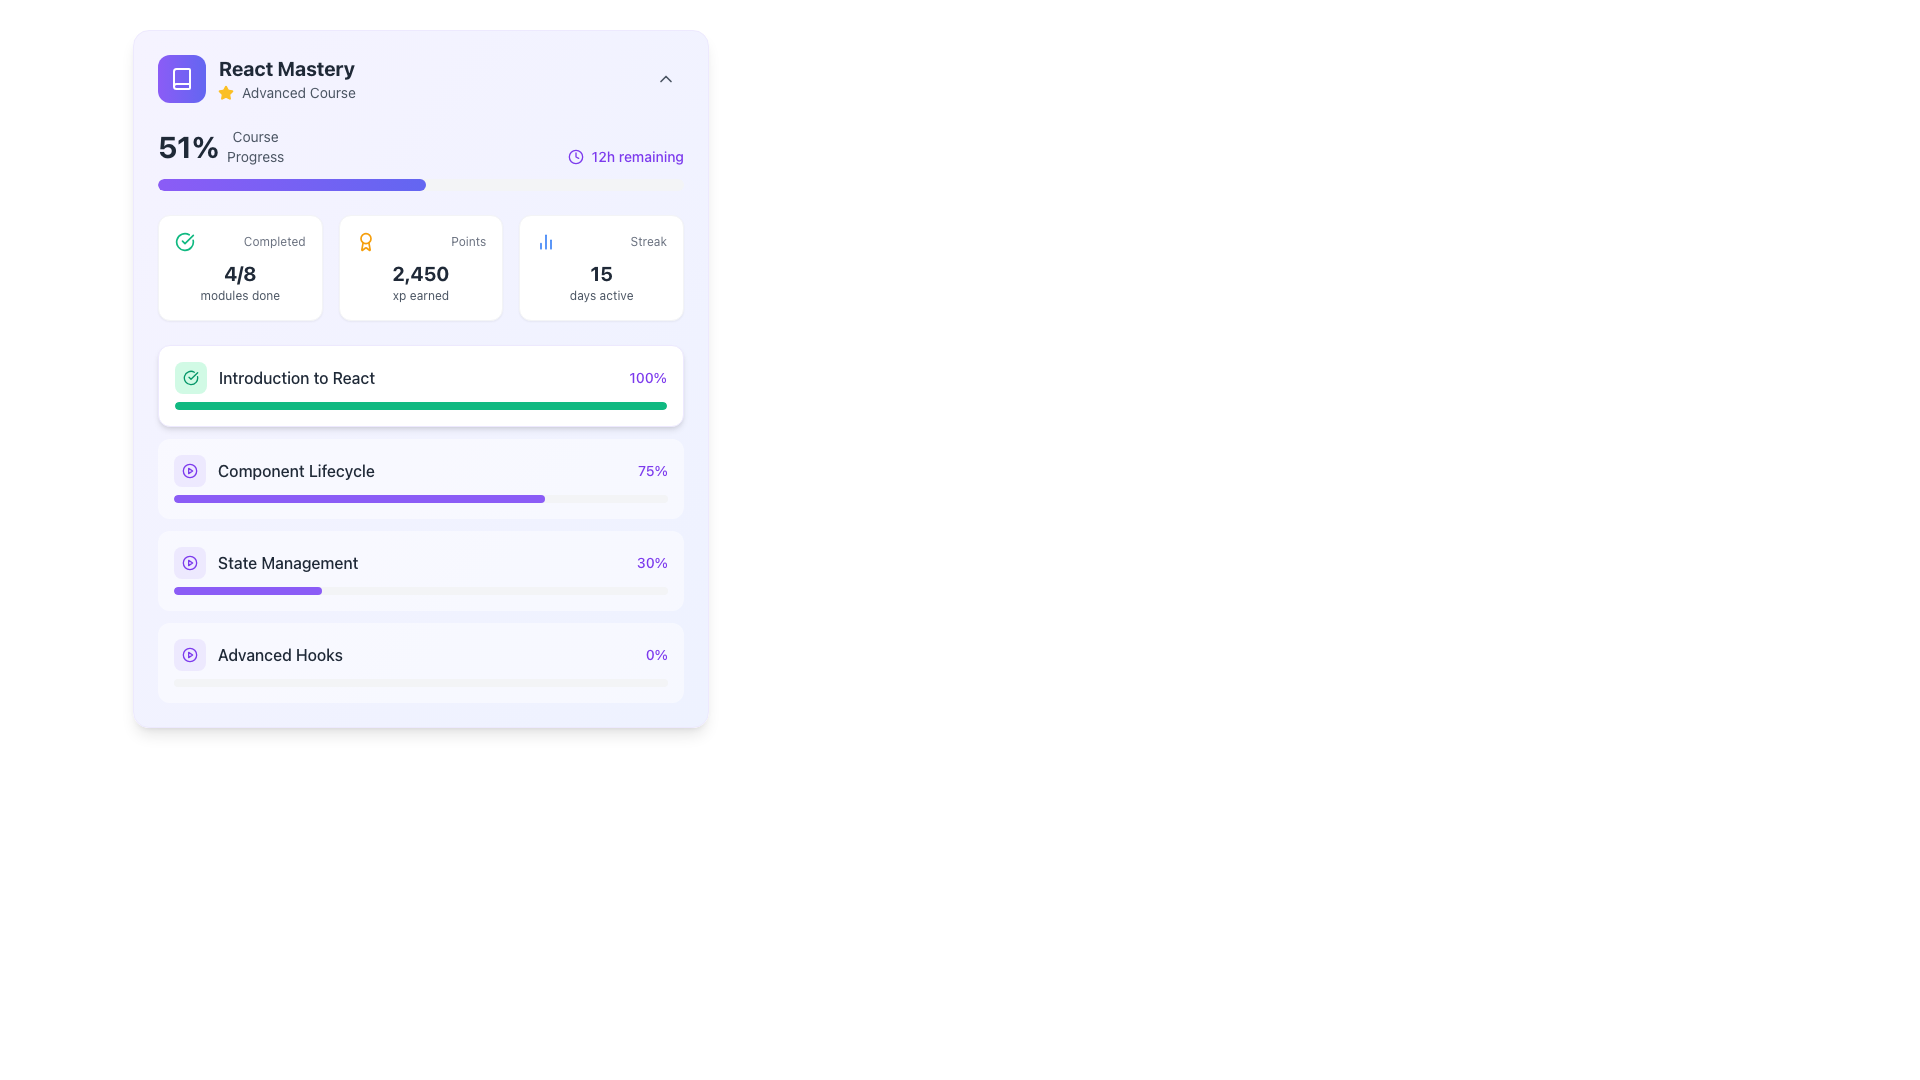 The width and height of the screenshot is (1920, 1080). Describe the element at coordinates (273, 378) in the screenshot. I see `the text label indicating the completed module in the React course, which is the first item in the list and has a green checkmark icon` at that location.